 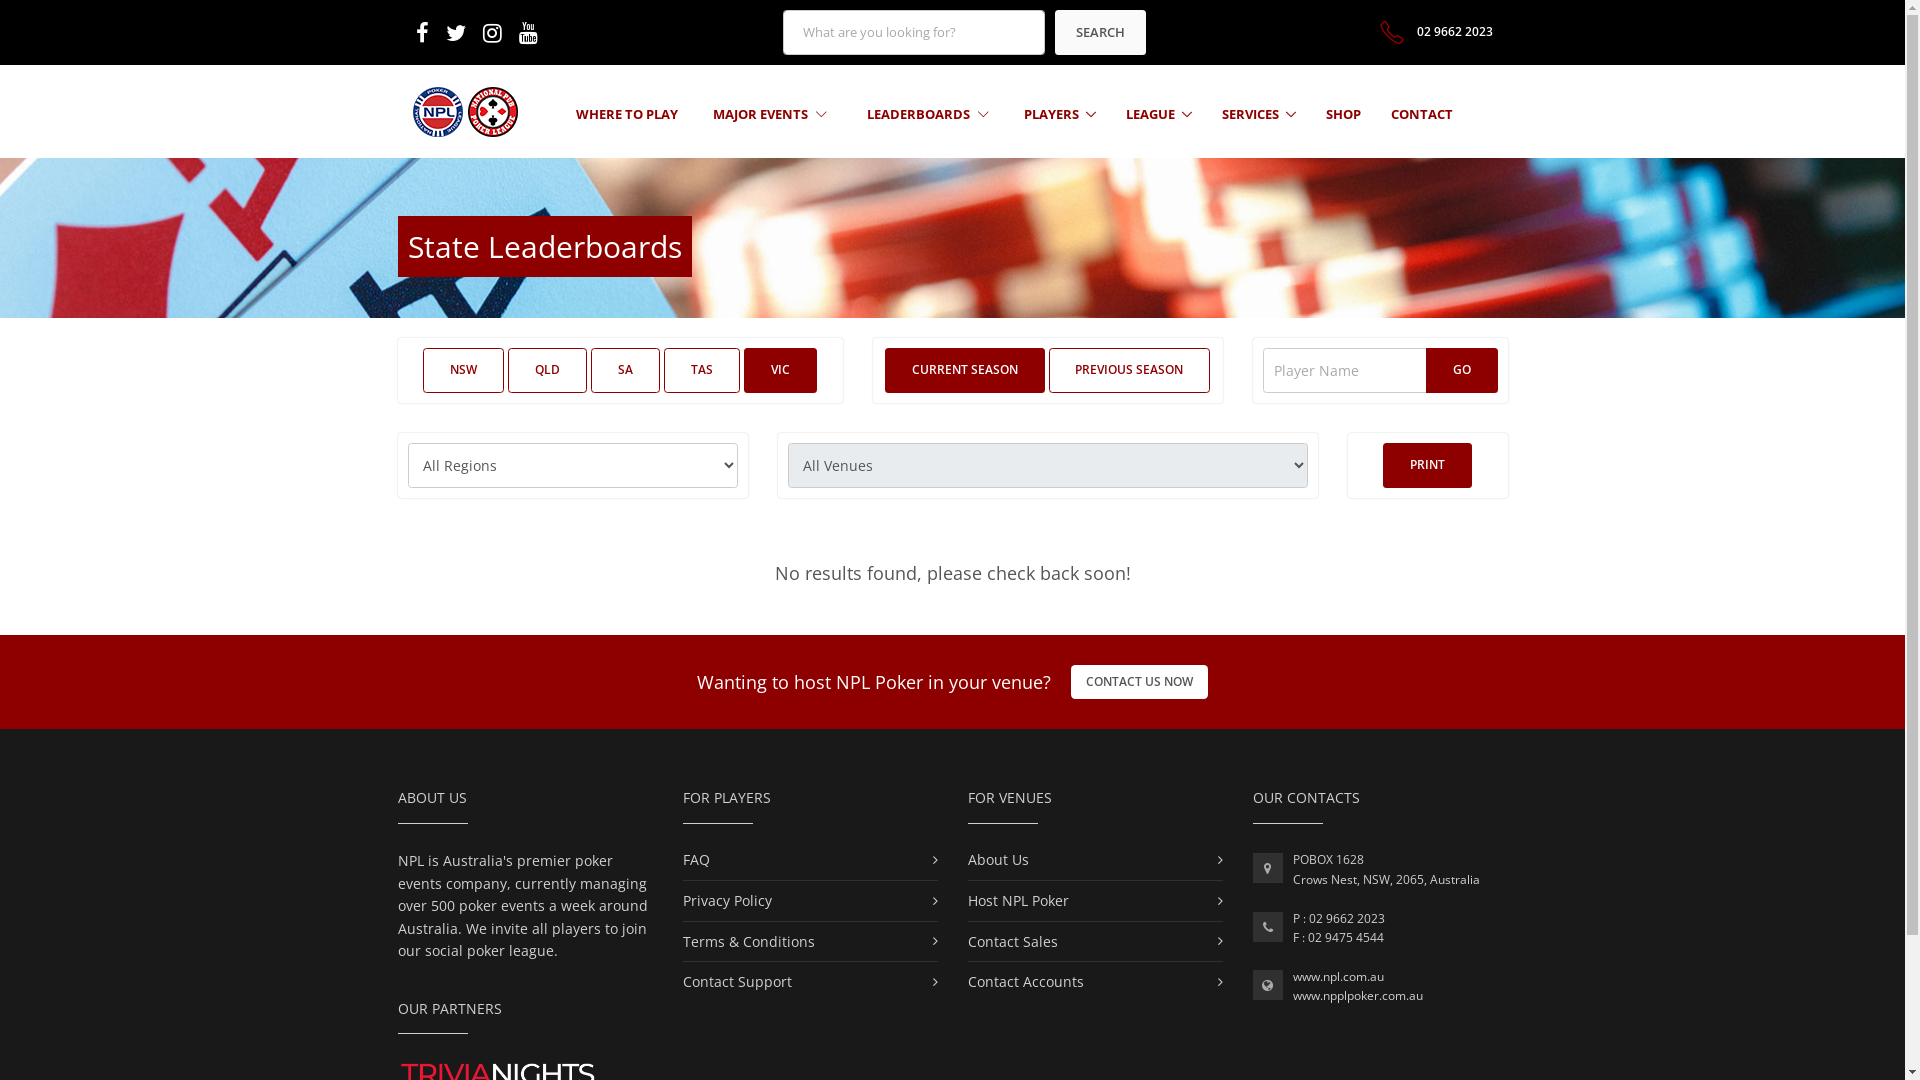 What do you see at coordinates (1054, 32) in the screenshot?
I see `'SEARCH'` at bounding box center [1054, 32].